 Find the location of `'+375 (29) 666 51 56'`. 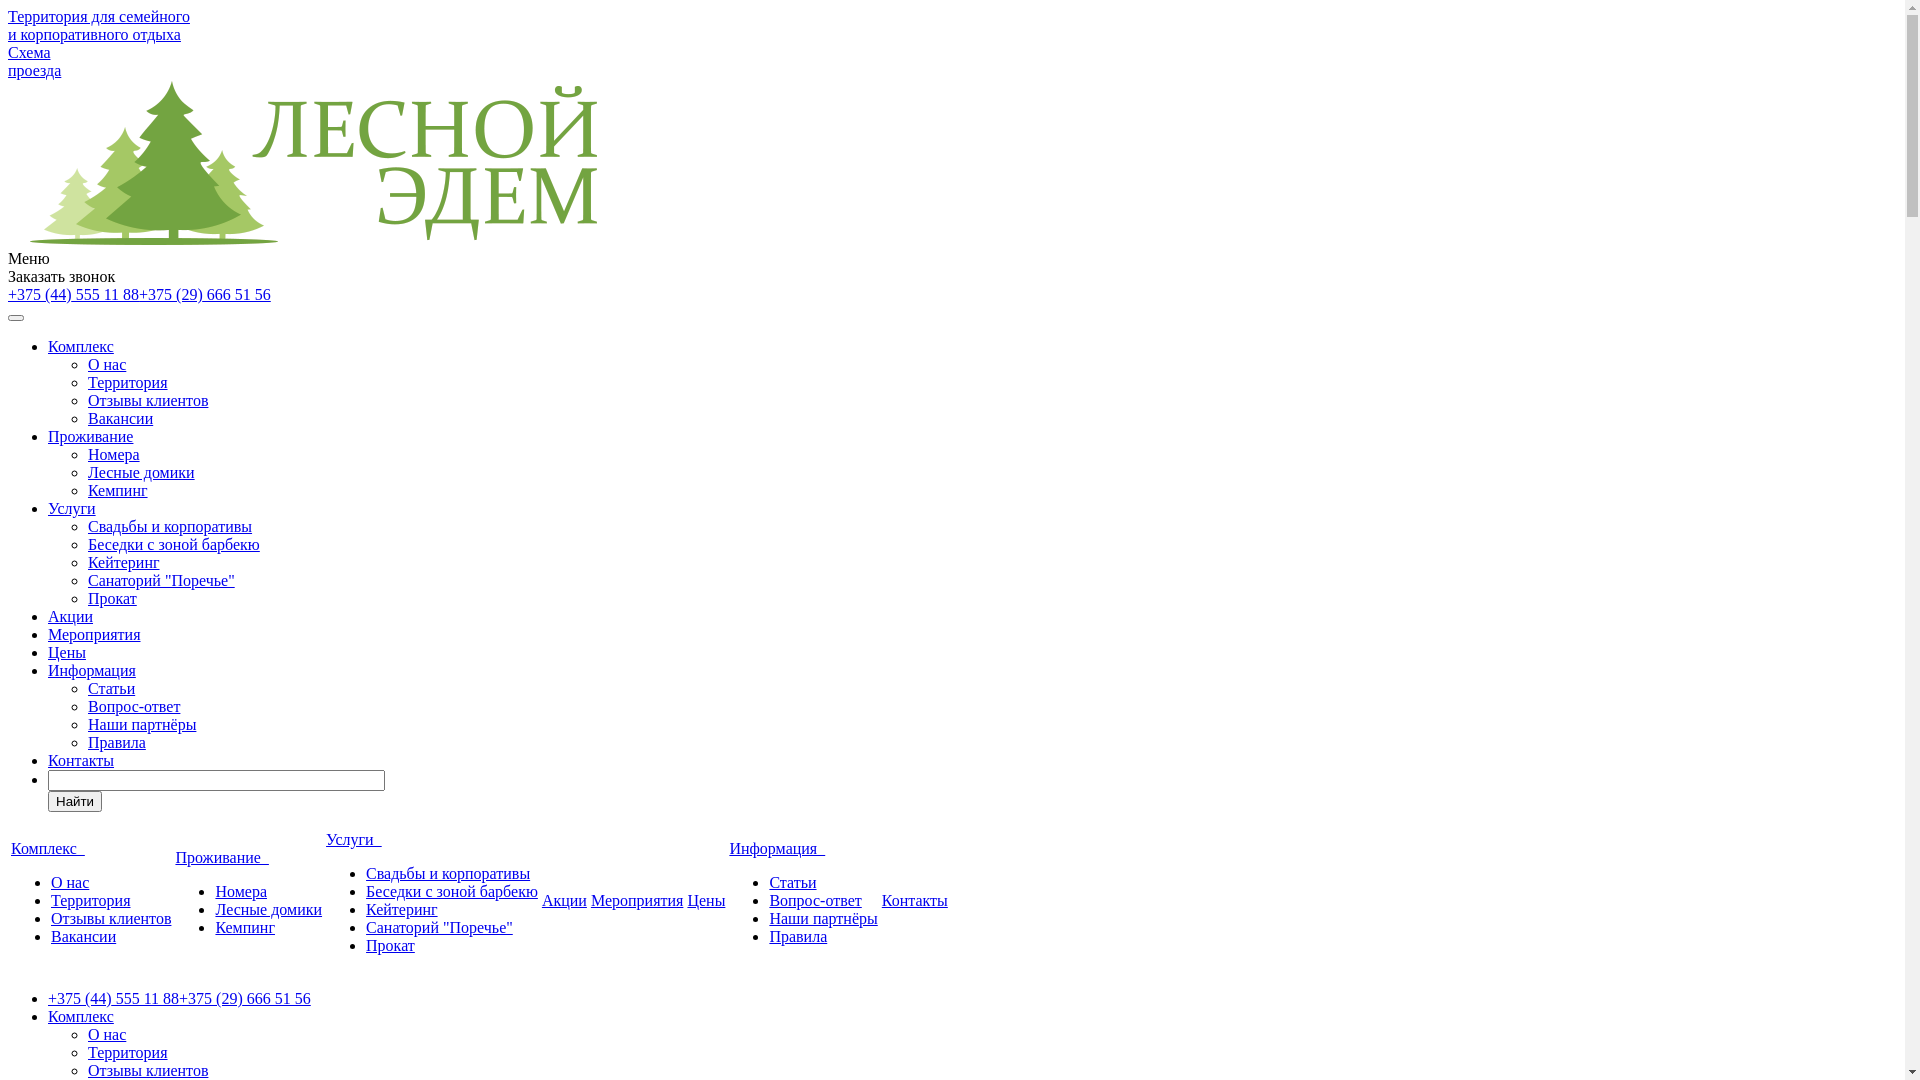

'+375 (29) 666 51 56' is located at coordinates (205, 294).